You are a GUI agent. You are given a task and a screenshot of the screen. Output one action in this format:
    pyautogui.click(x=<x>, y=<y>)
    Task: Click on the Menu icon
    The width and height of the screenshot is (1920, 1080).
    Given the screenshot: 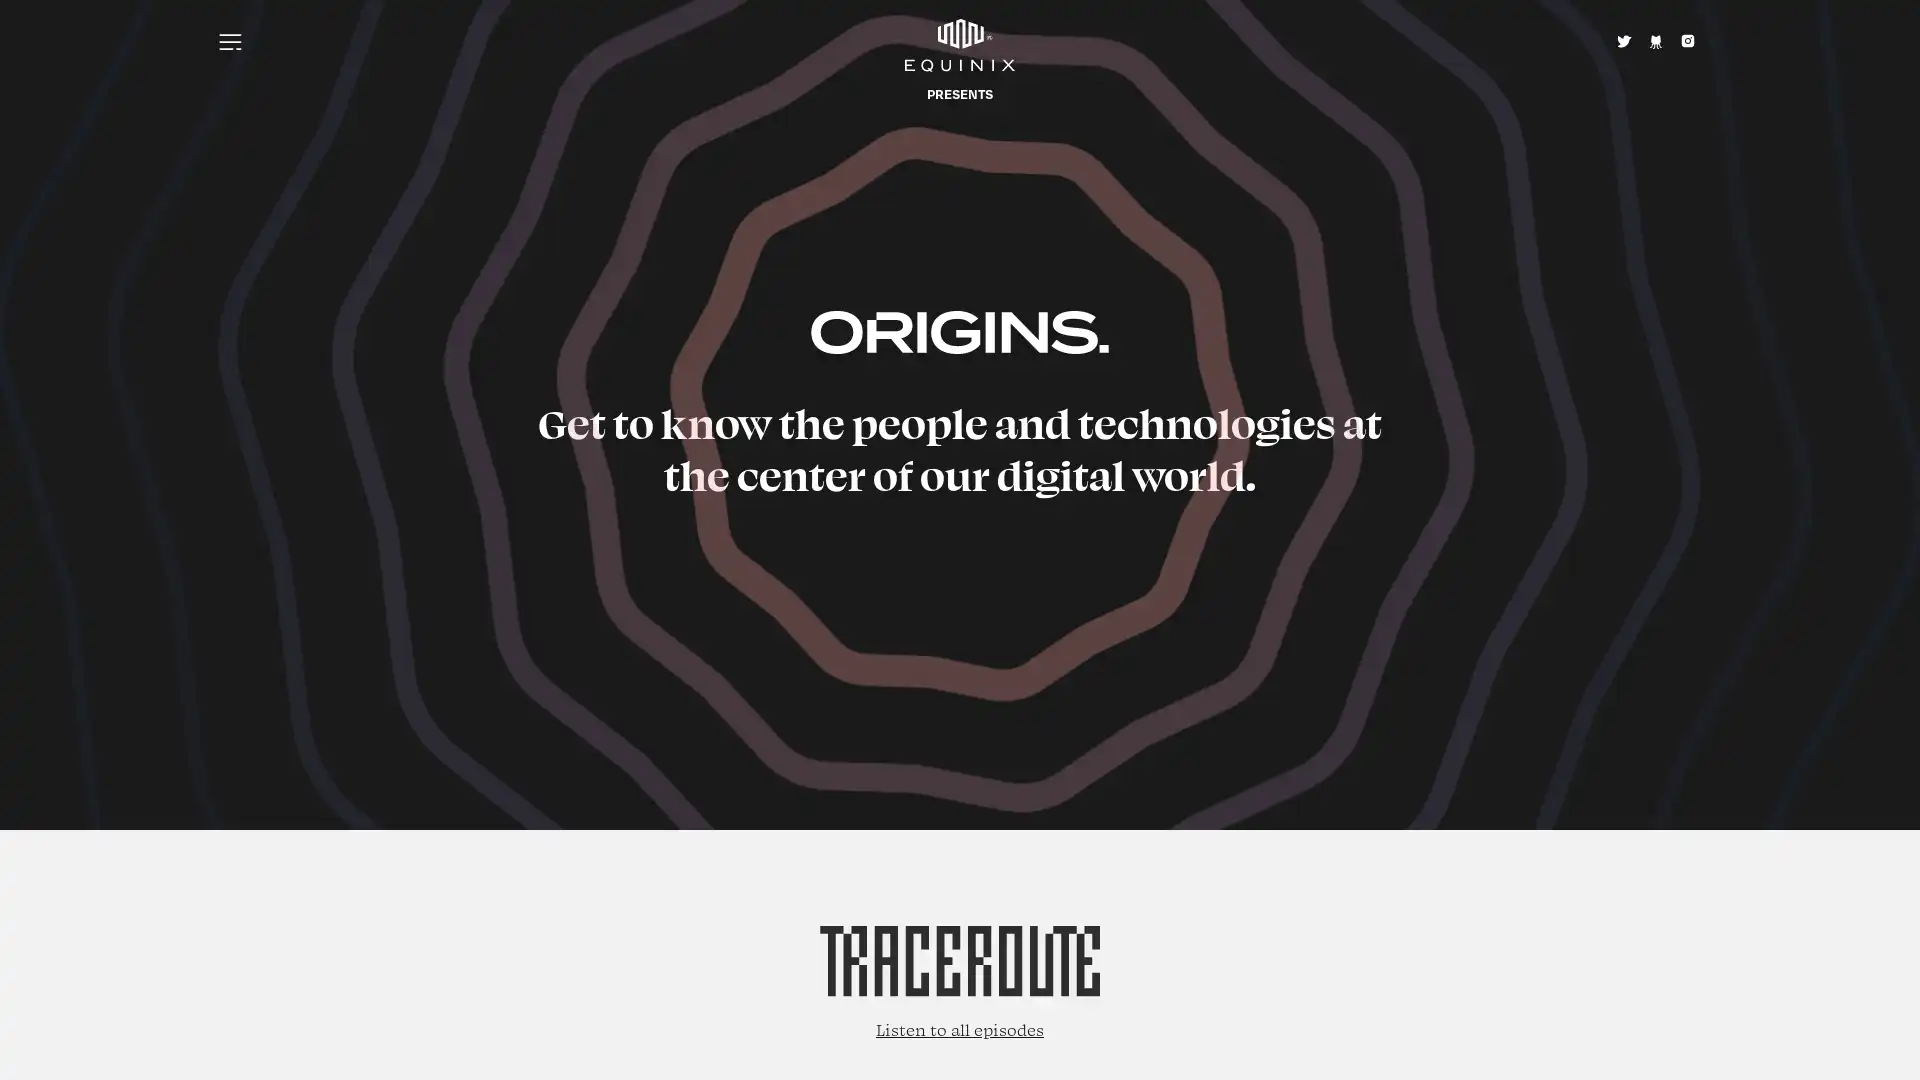 What is the action you would take?
    pyautogui.click(x=230, y=42)
    